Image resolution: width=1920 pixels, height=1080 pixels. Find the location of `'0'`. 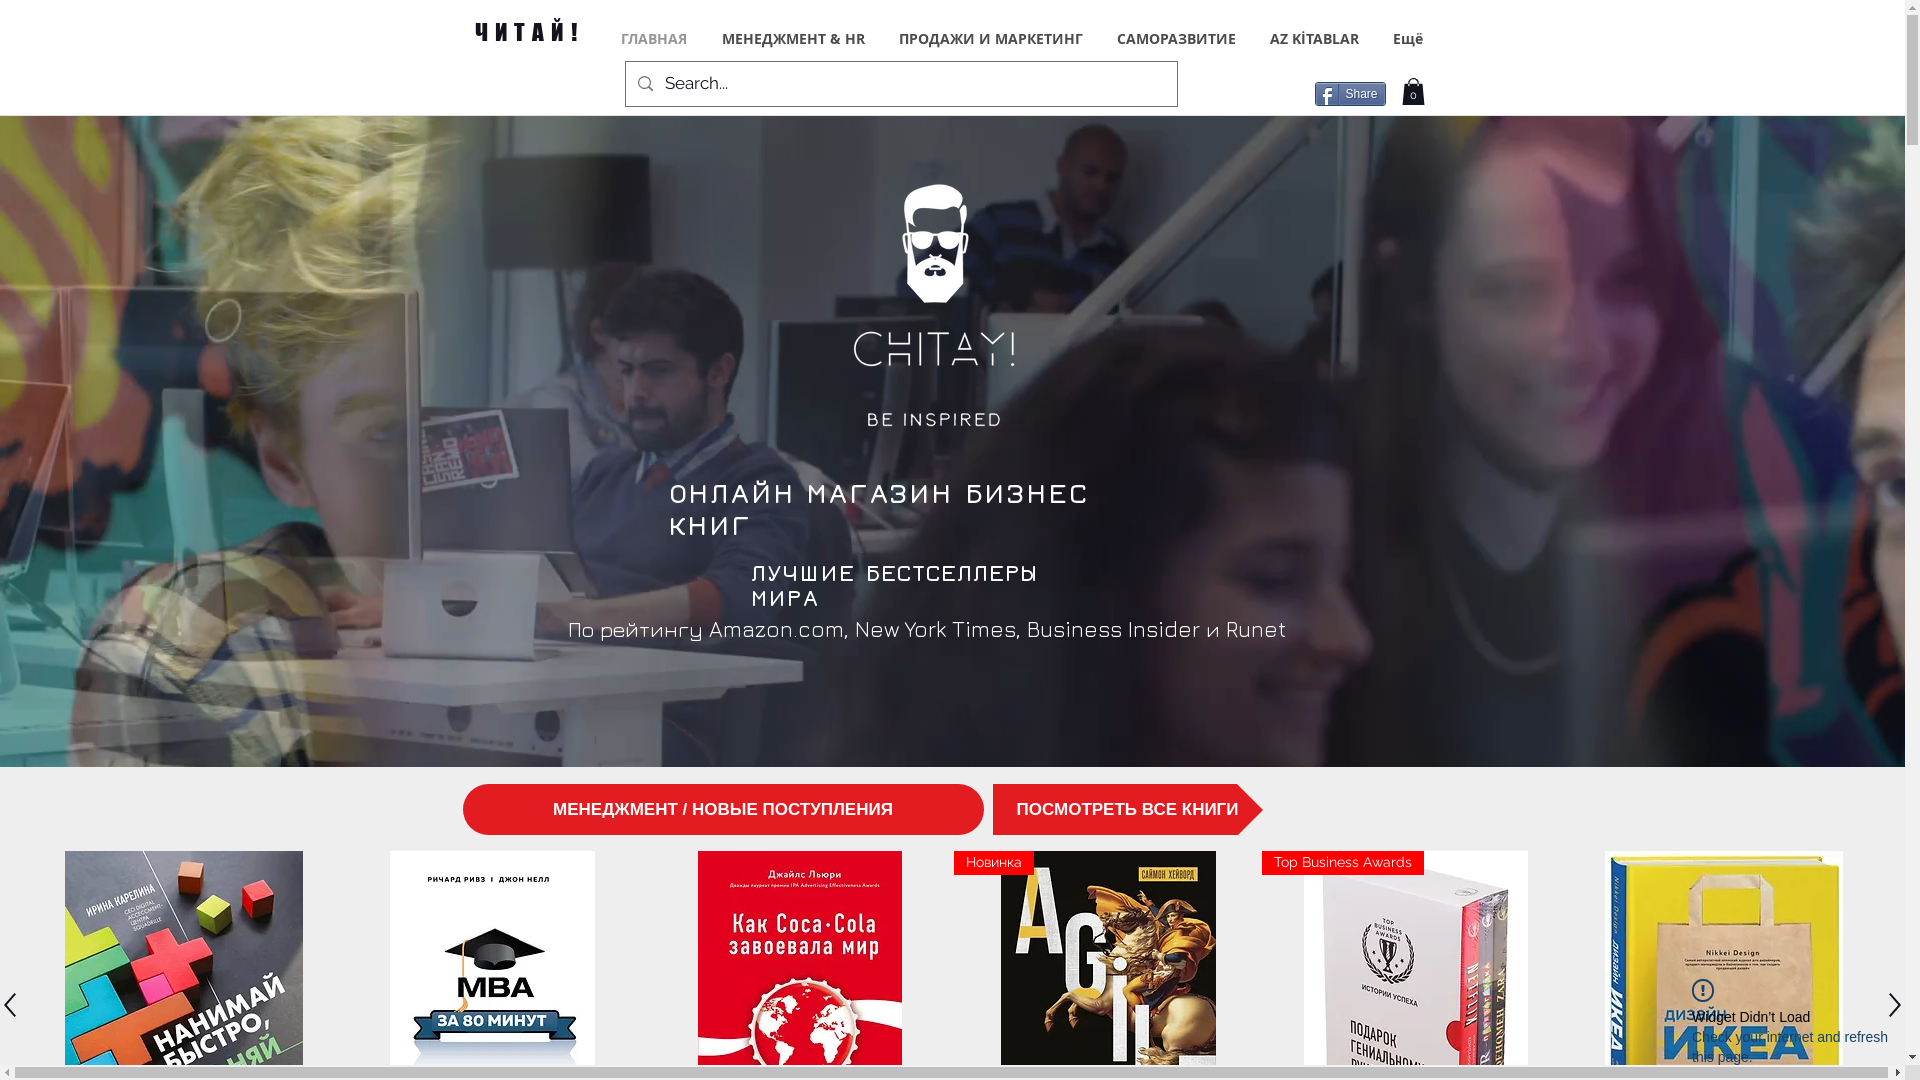

'0' is located at coordinates (1412, 91).